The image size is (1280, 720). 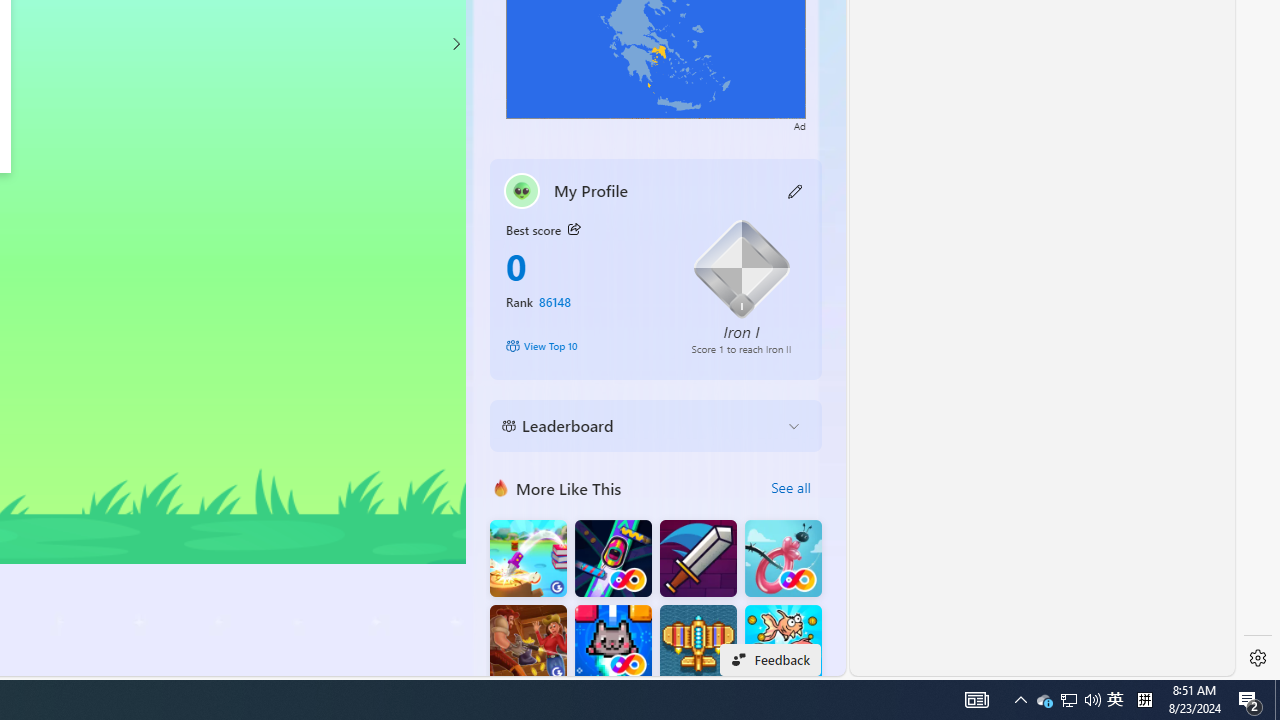 What do you see at coordinates (698, 643) in the screenshot?
I see `'Atlantic Sky Hunter'` at bounding box center [698, 643].